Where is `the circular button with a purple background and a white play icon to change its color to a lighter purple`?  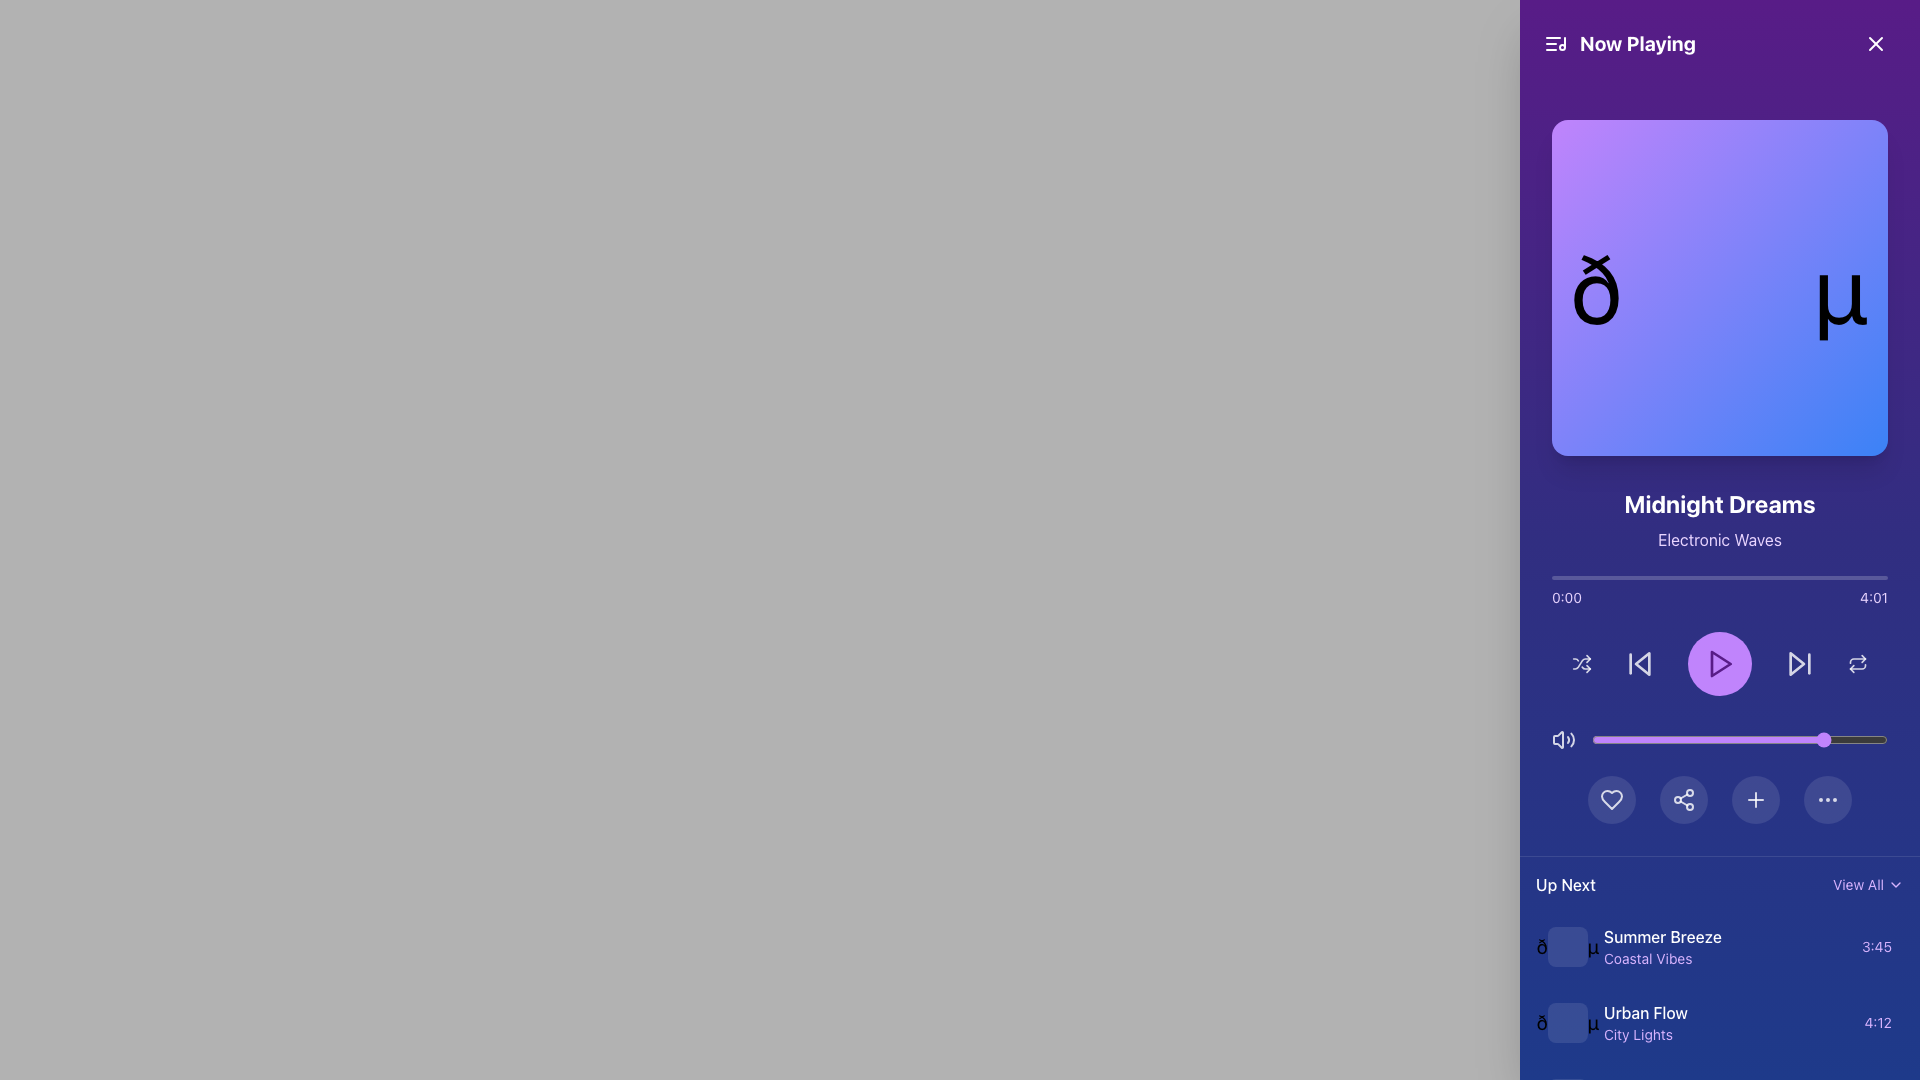 the circular button with a purple background and a white play icon to change its color to a lighter purple is located at coordinates (1718, 663).